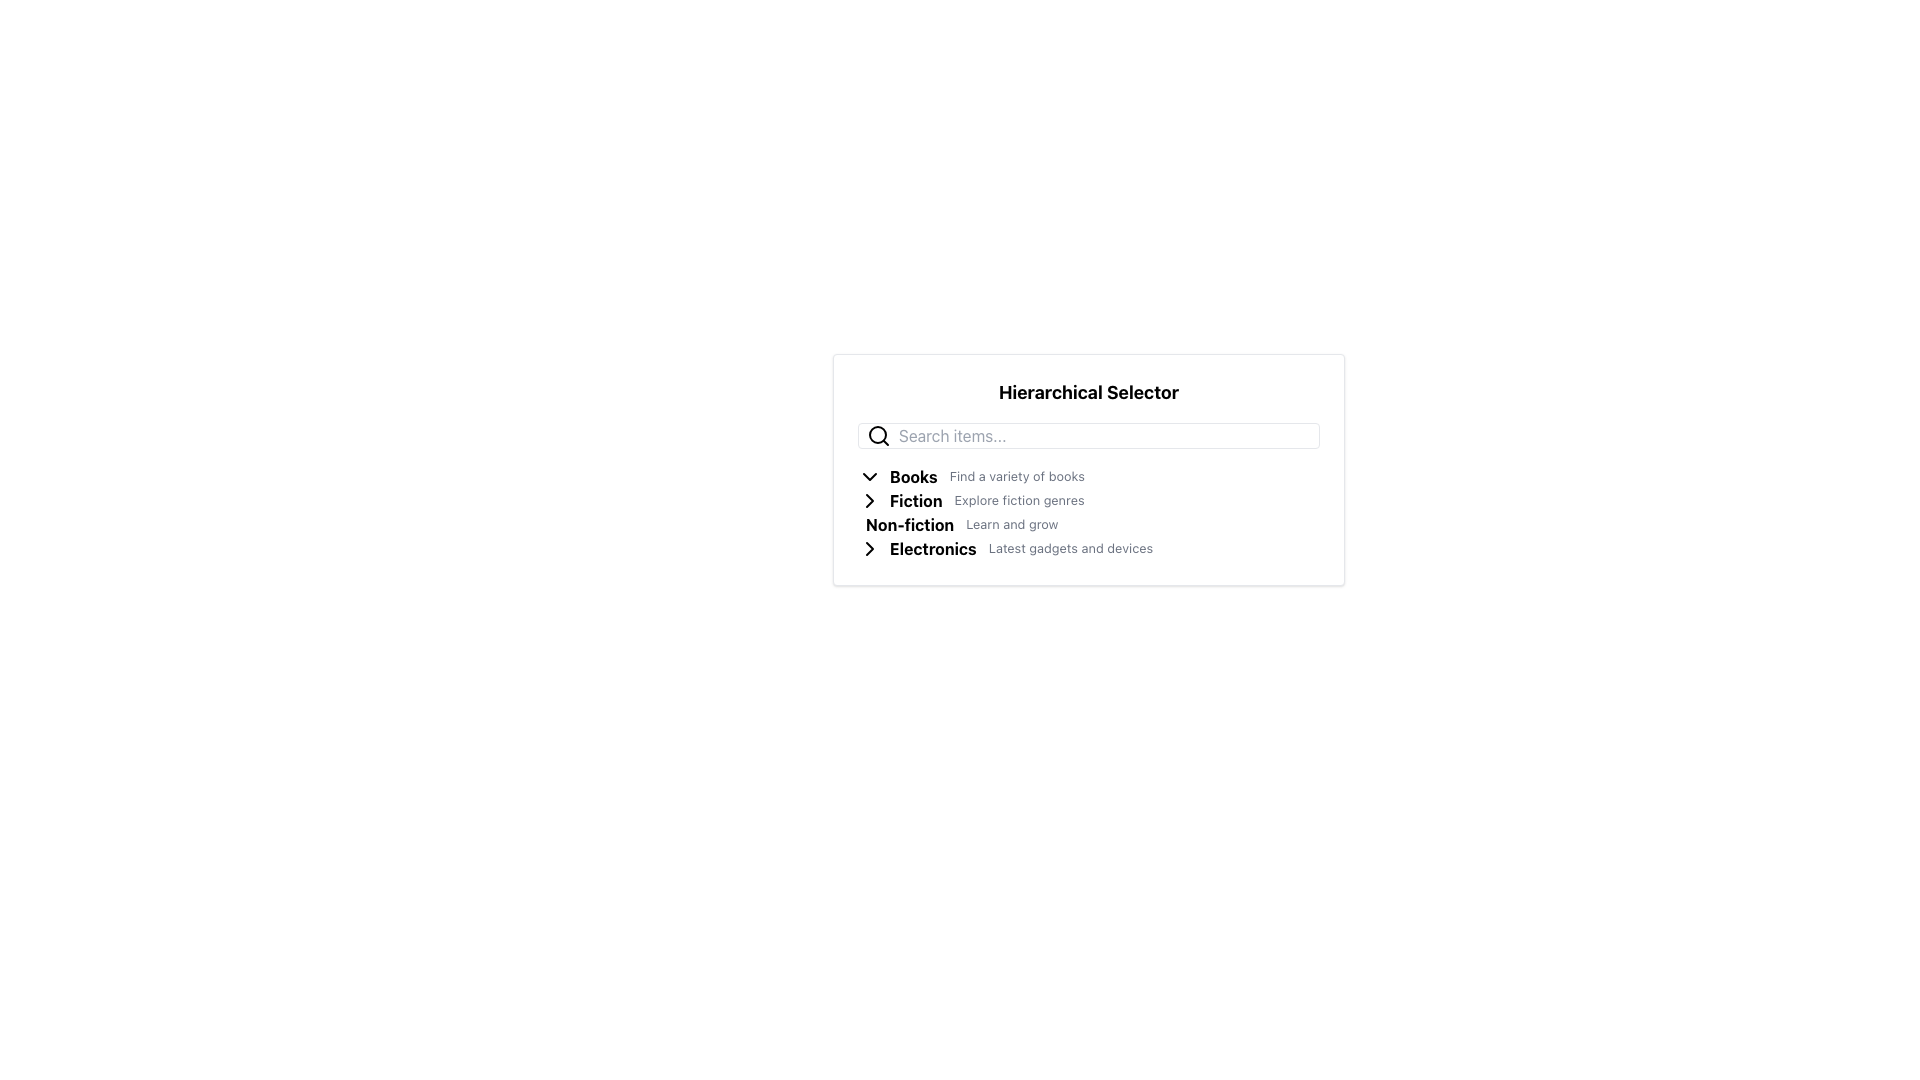  I want to click on the second item under the 'Books' category in the hierarchical navigation interface, so click(1088, 500).